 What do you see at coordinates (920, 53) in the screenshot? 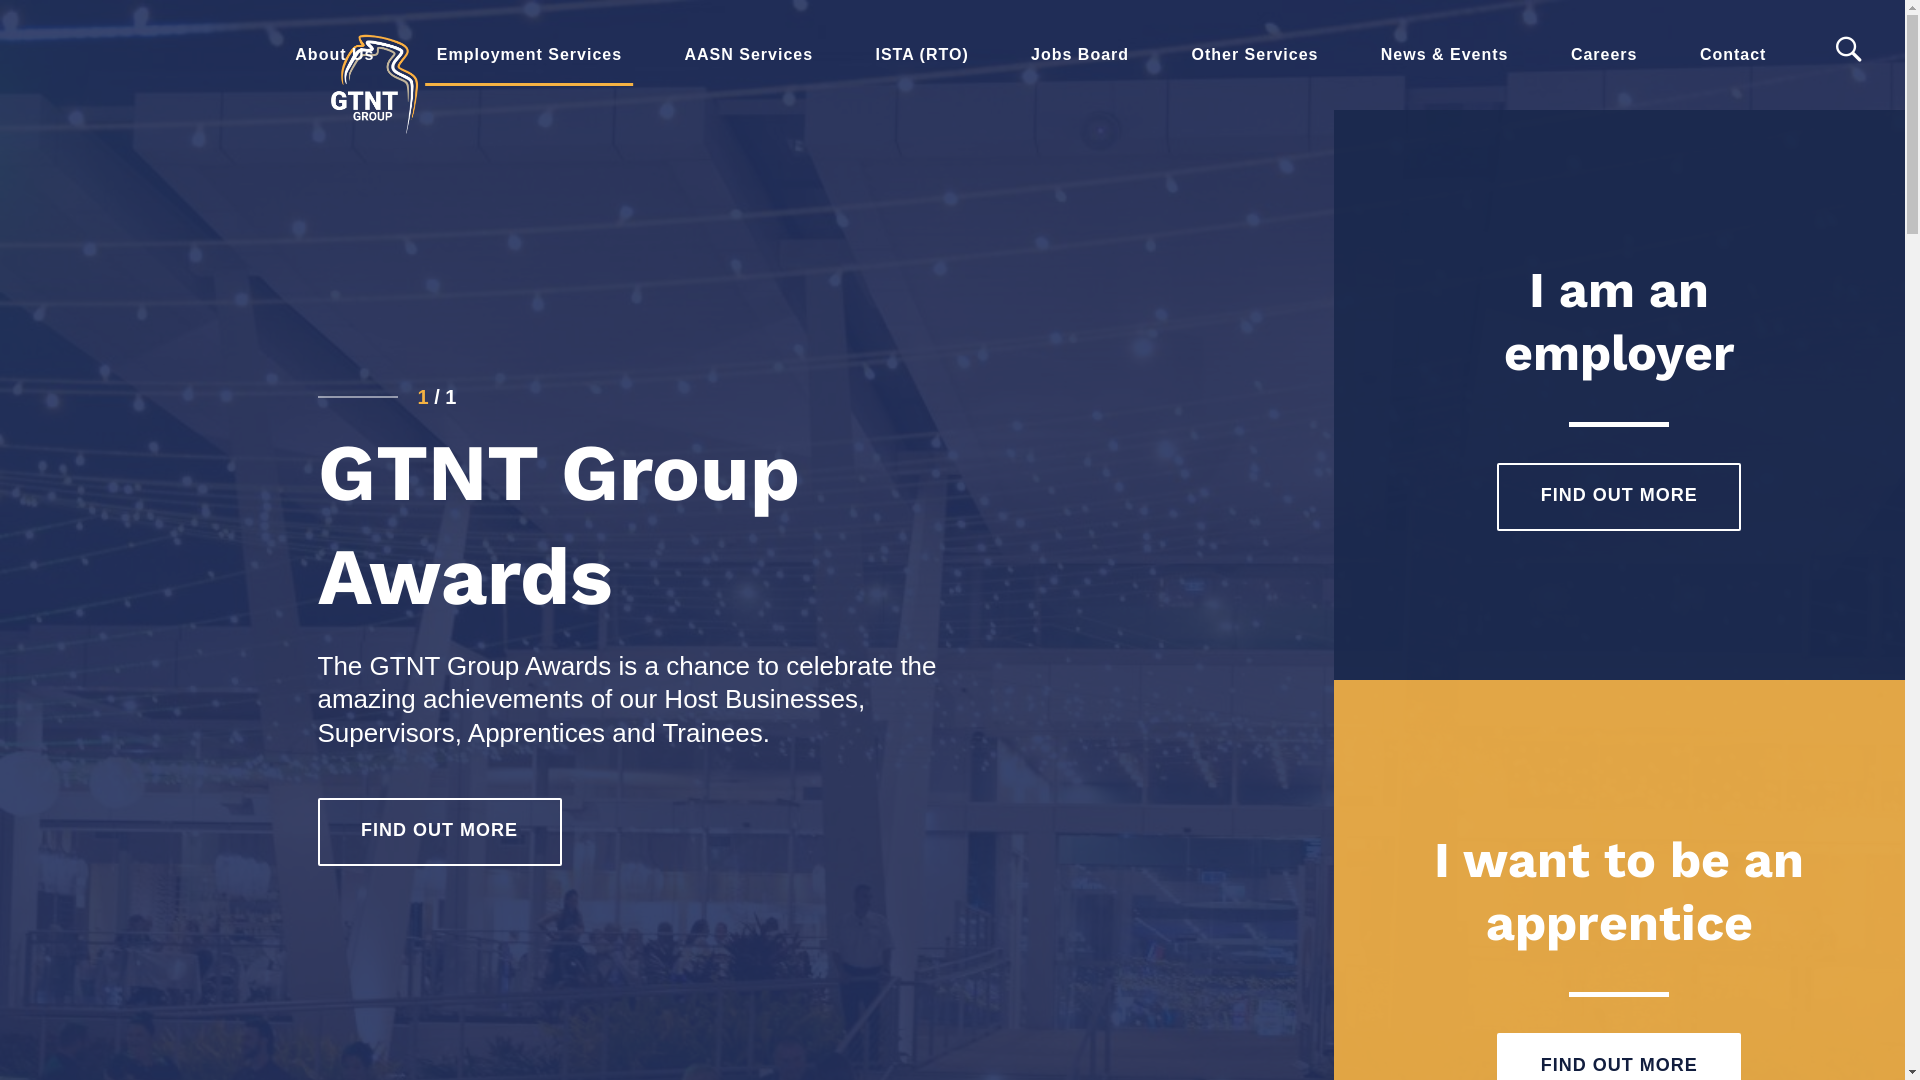
I see `'ISTA (RTO)'` at bounding box center [920, 53].